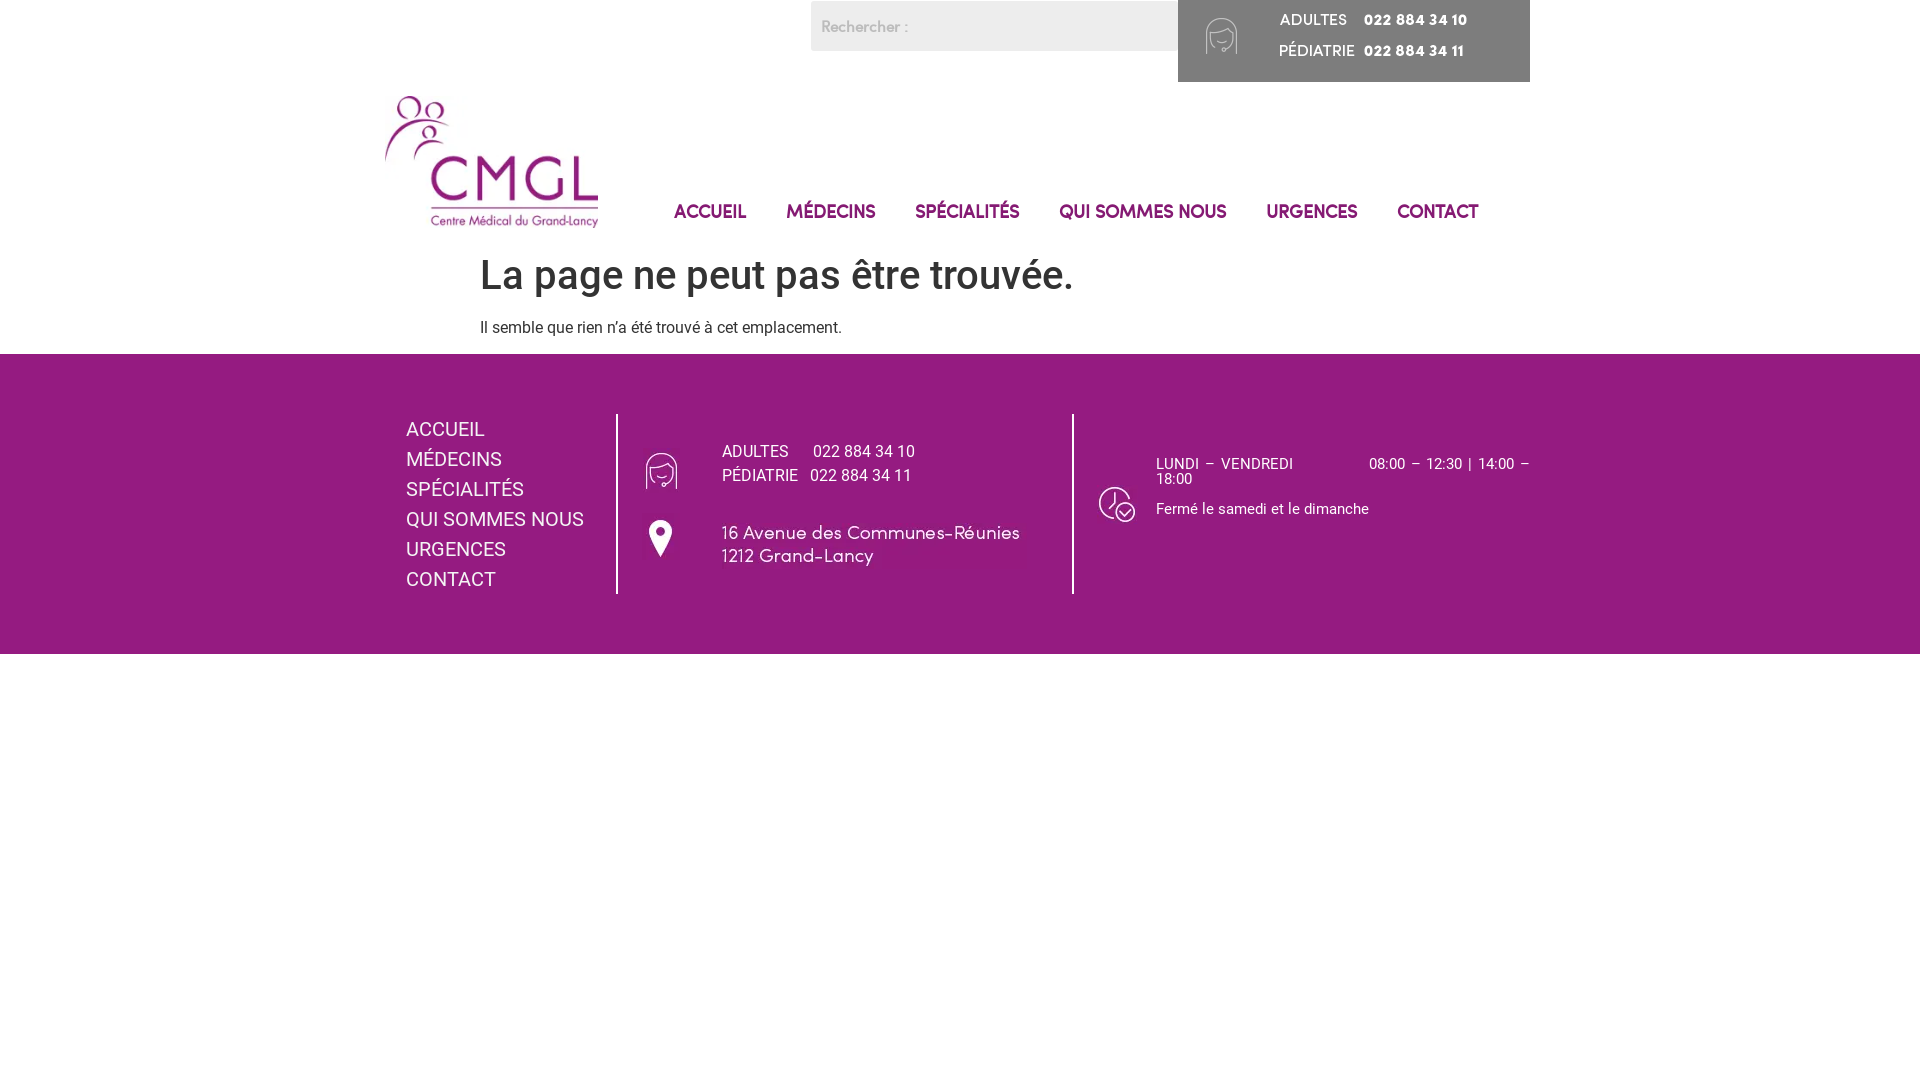 The image size is (1920, 1080). I want to click on 'ACCUEIL', so click(502, 427).